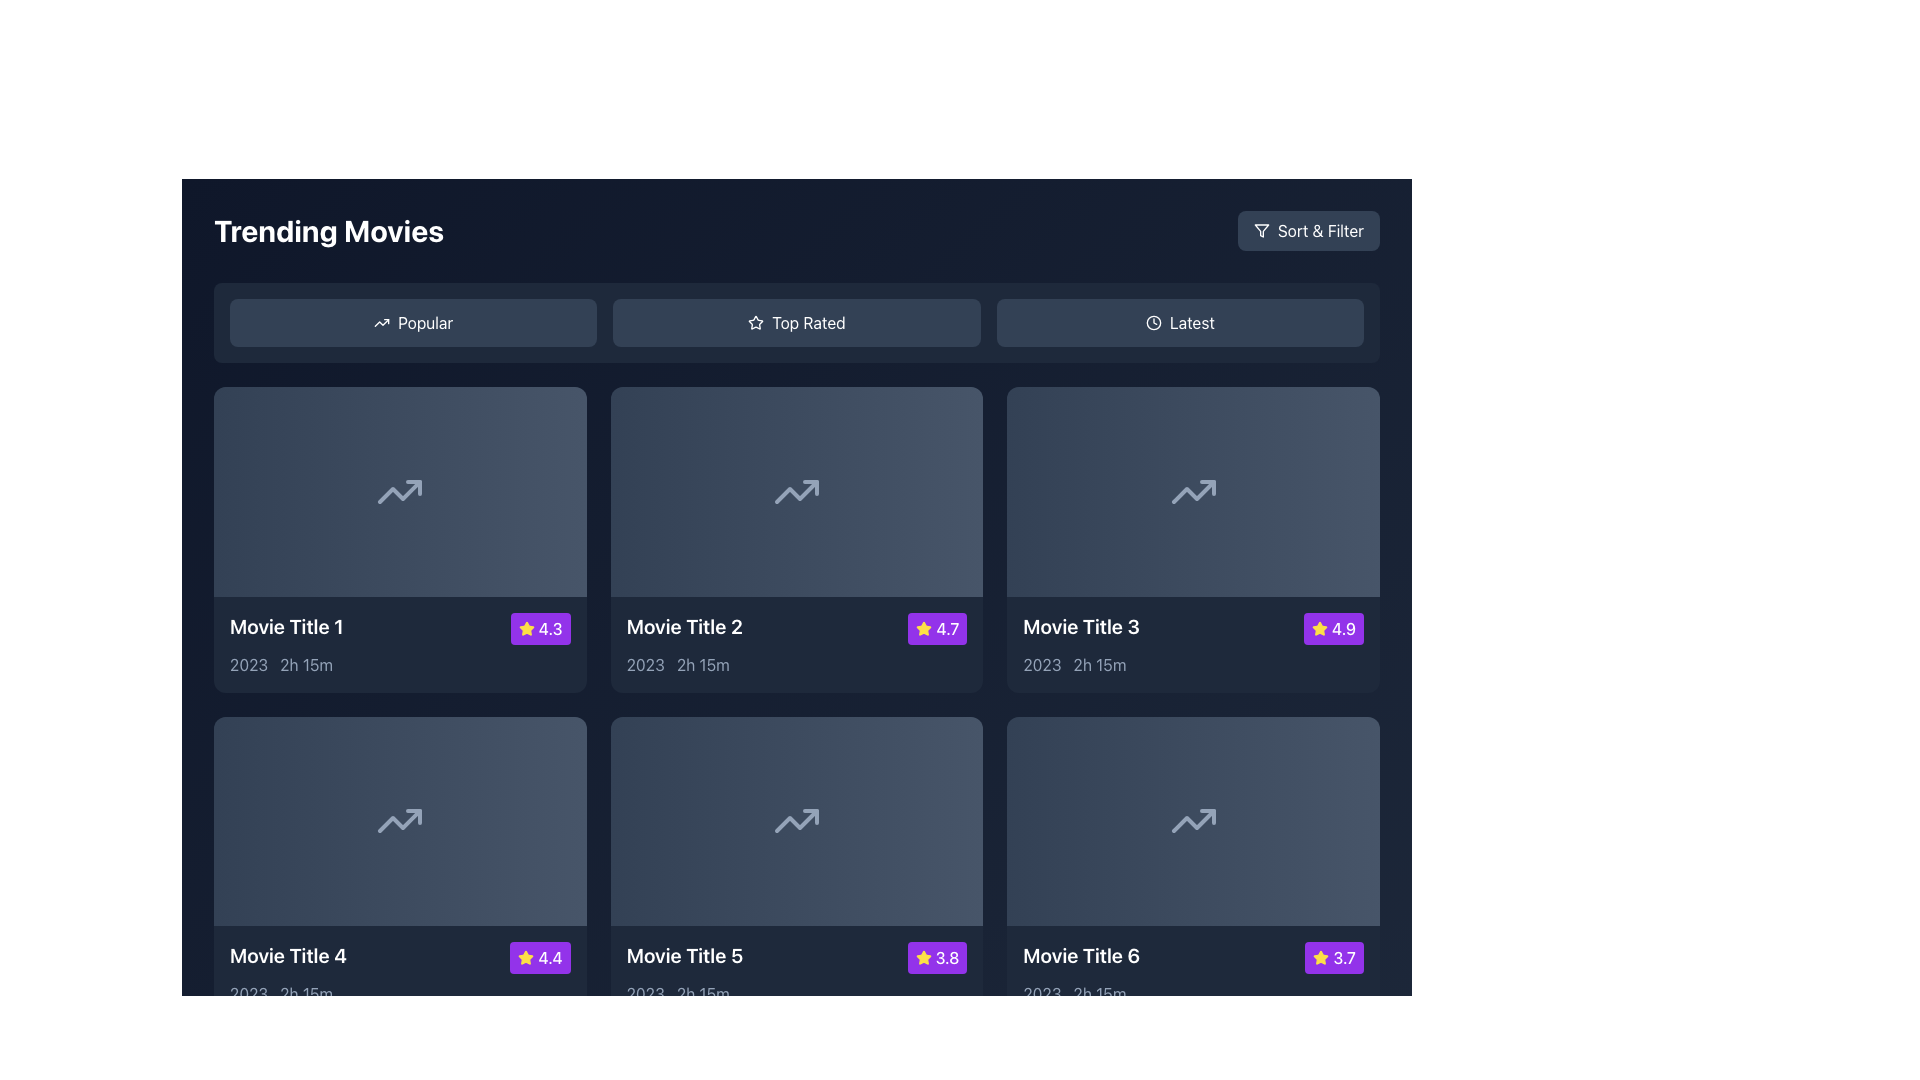  Describe the element at coordinates (923, 627) in the screenshot. I see `the yellow star-shaped icon located to the left of the rating number '4.7' inside a purple background rectangle` at that location.